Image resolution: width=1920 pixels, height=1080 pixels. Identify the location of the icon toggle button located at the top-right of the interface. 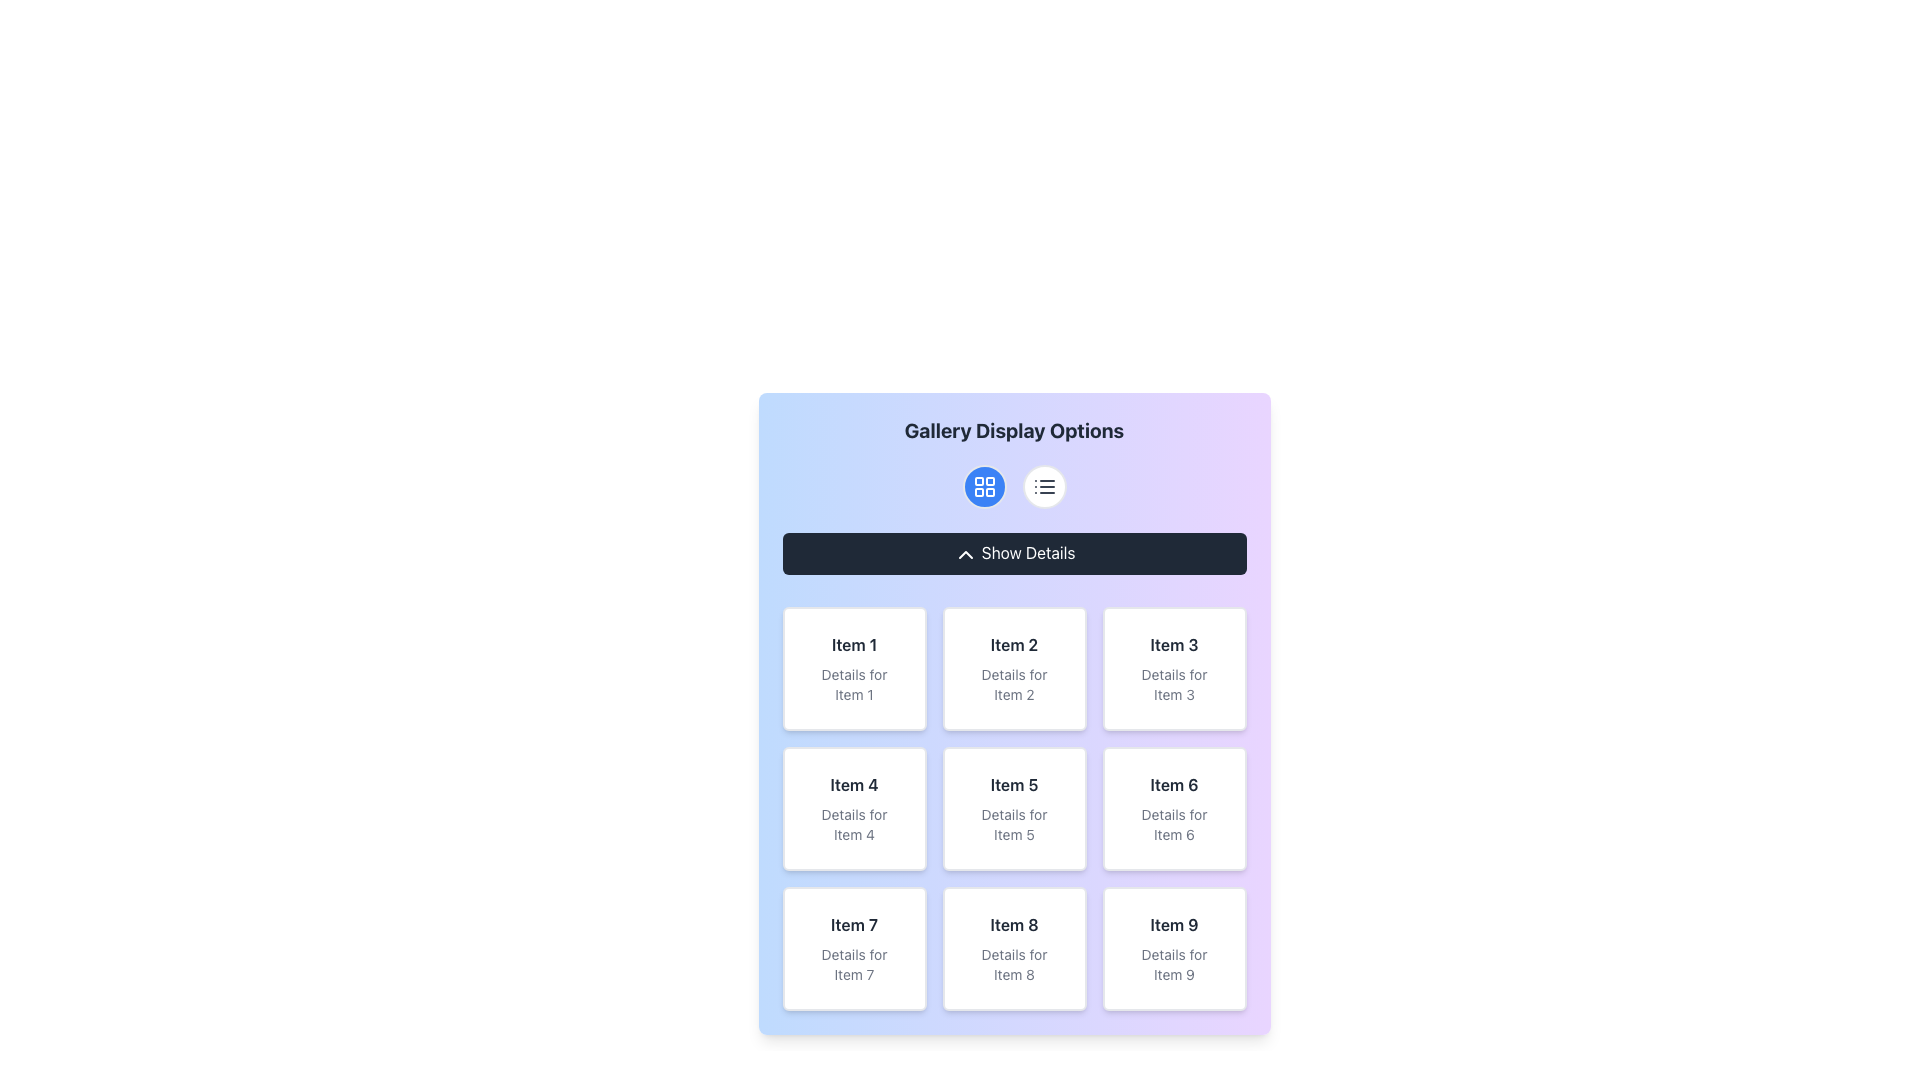
(1043, 486).